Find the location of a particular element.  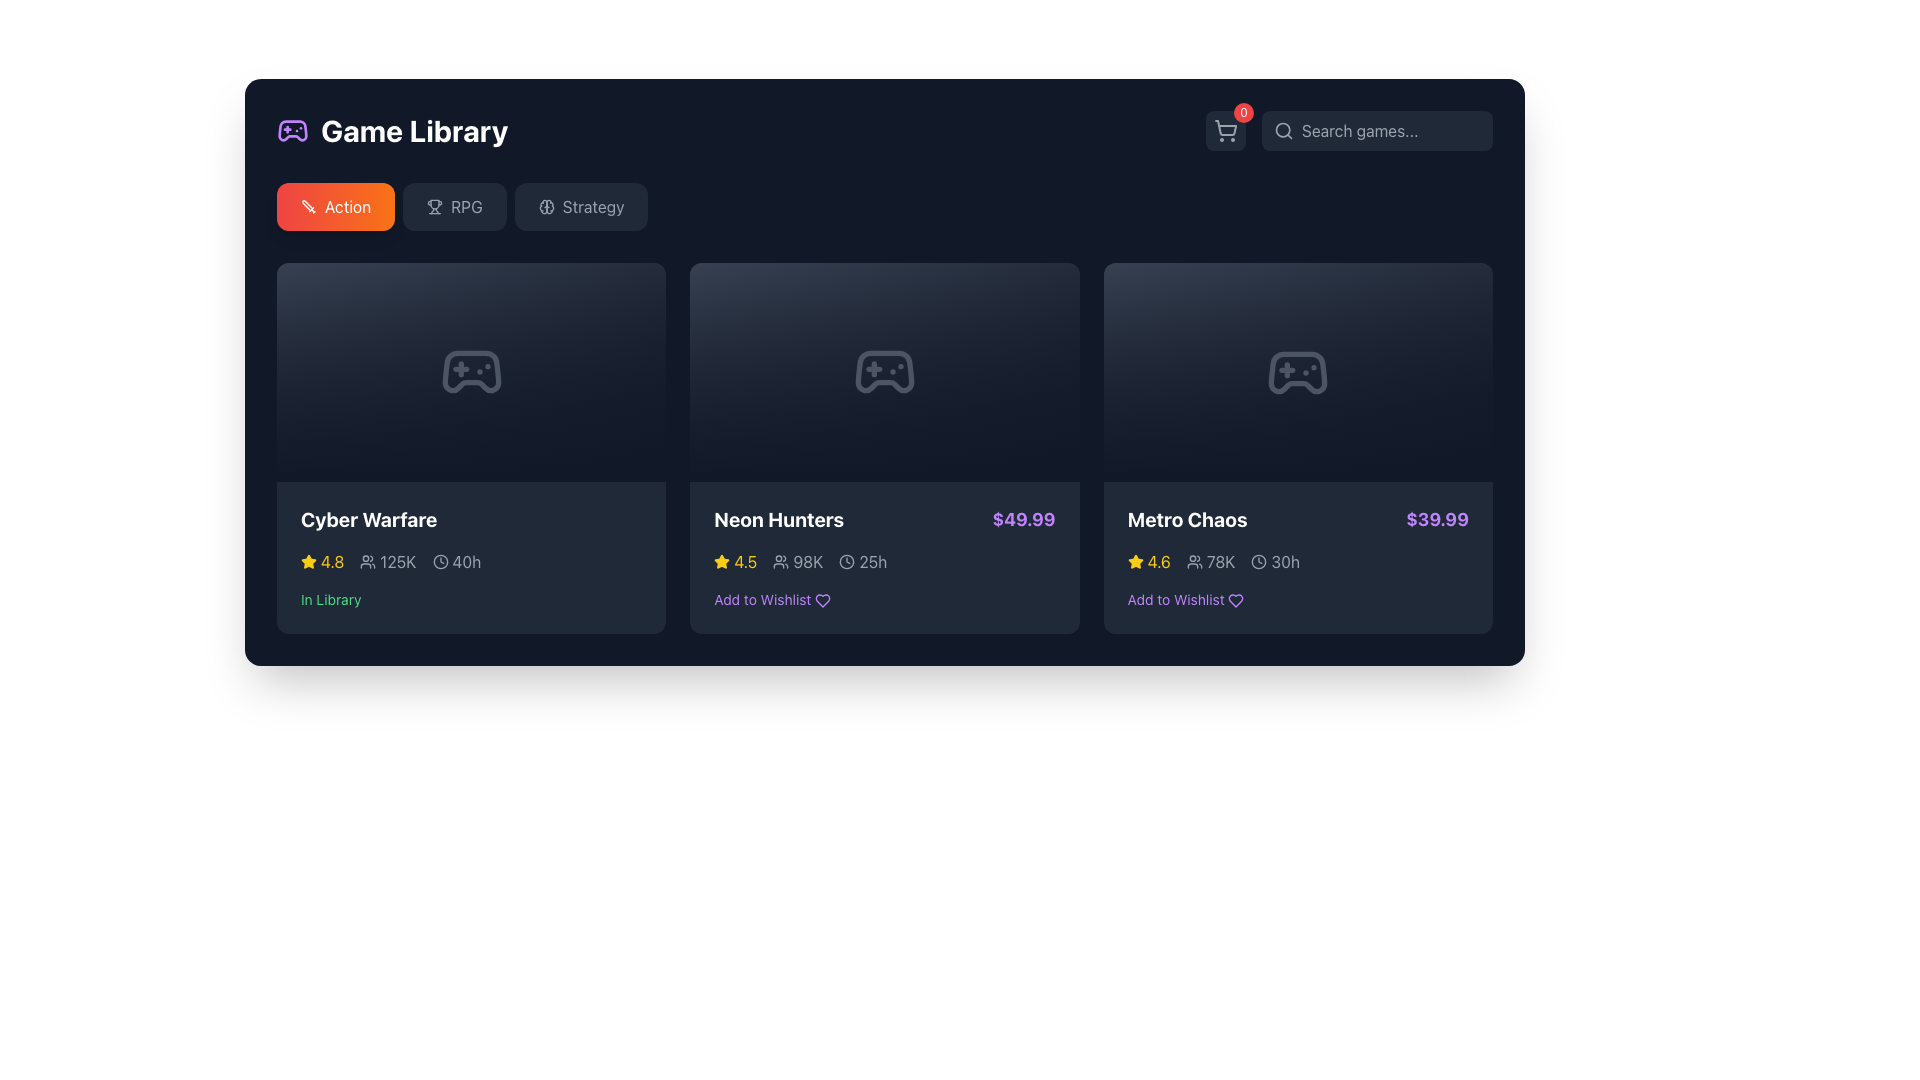

the Text label that displays the game's rating score, located to the right of the star icon in the rating section of the 'Metro Chaos' card is located at coordinates (1159, 562).